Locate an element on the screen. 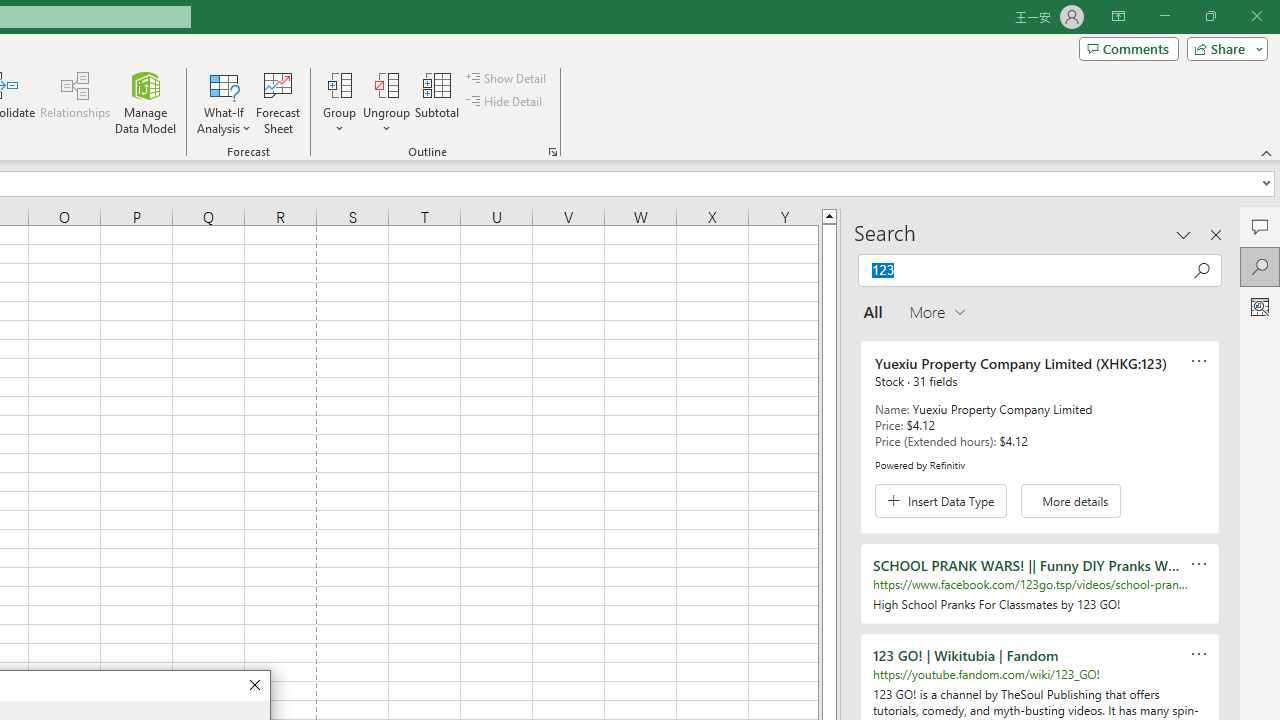 This screenshot has width=1280, height=720. 'Ungroup...' is located at coordinates (387, 103).